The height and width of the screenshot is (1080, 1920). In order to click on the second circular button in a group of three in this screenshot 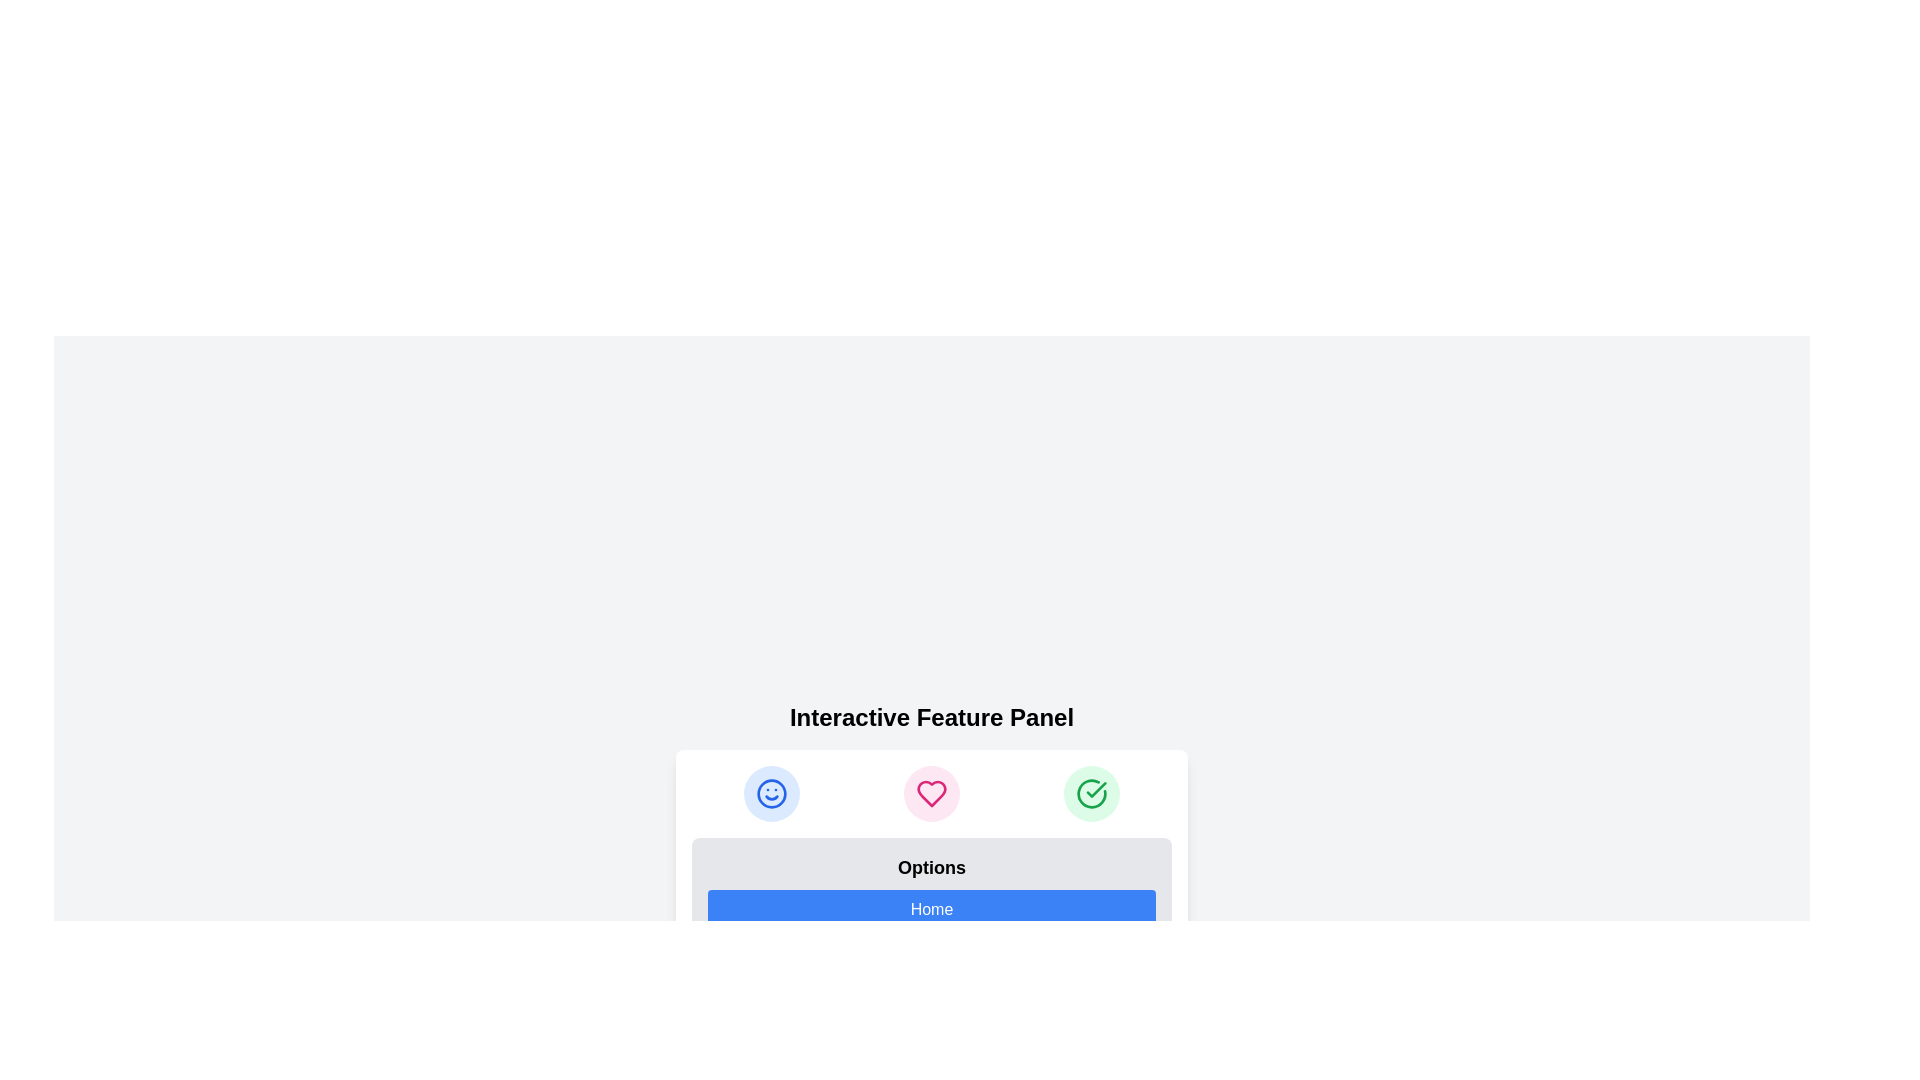, I will do `click(930, 793)`.